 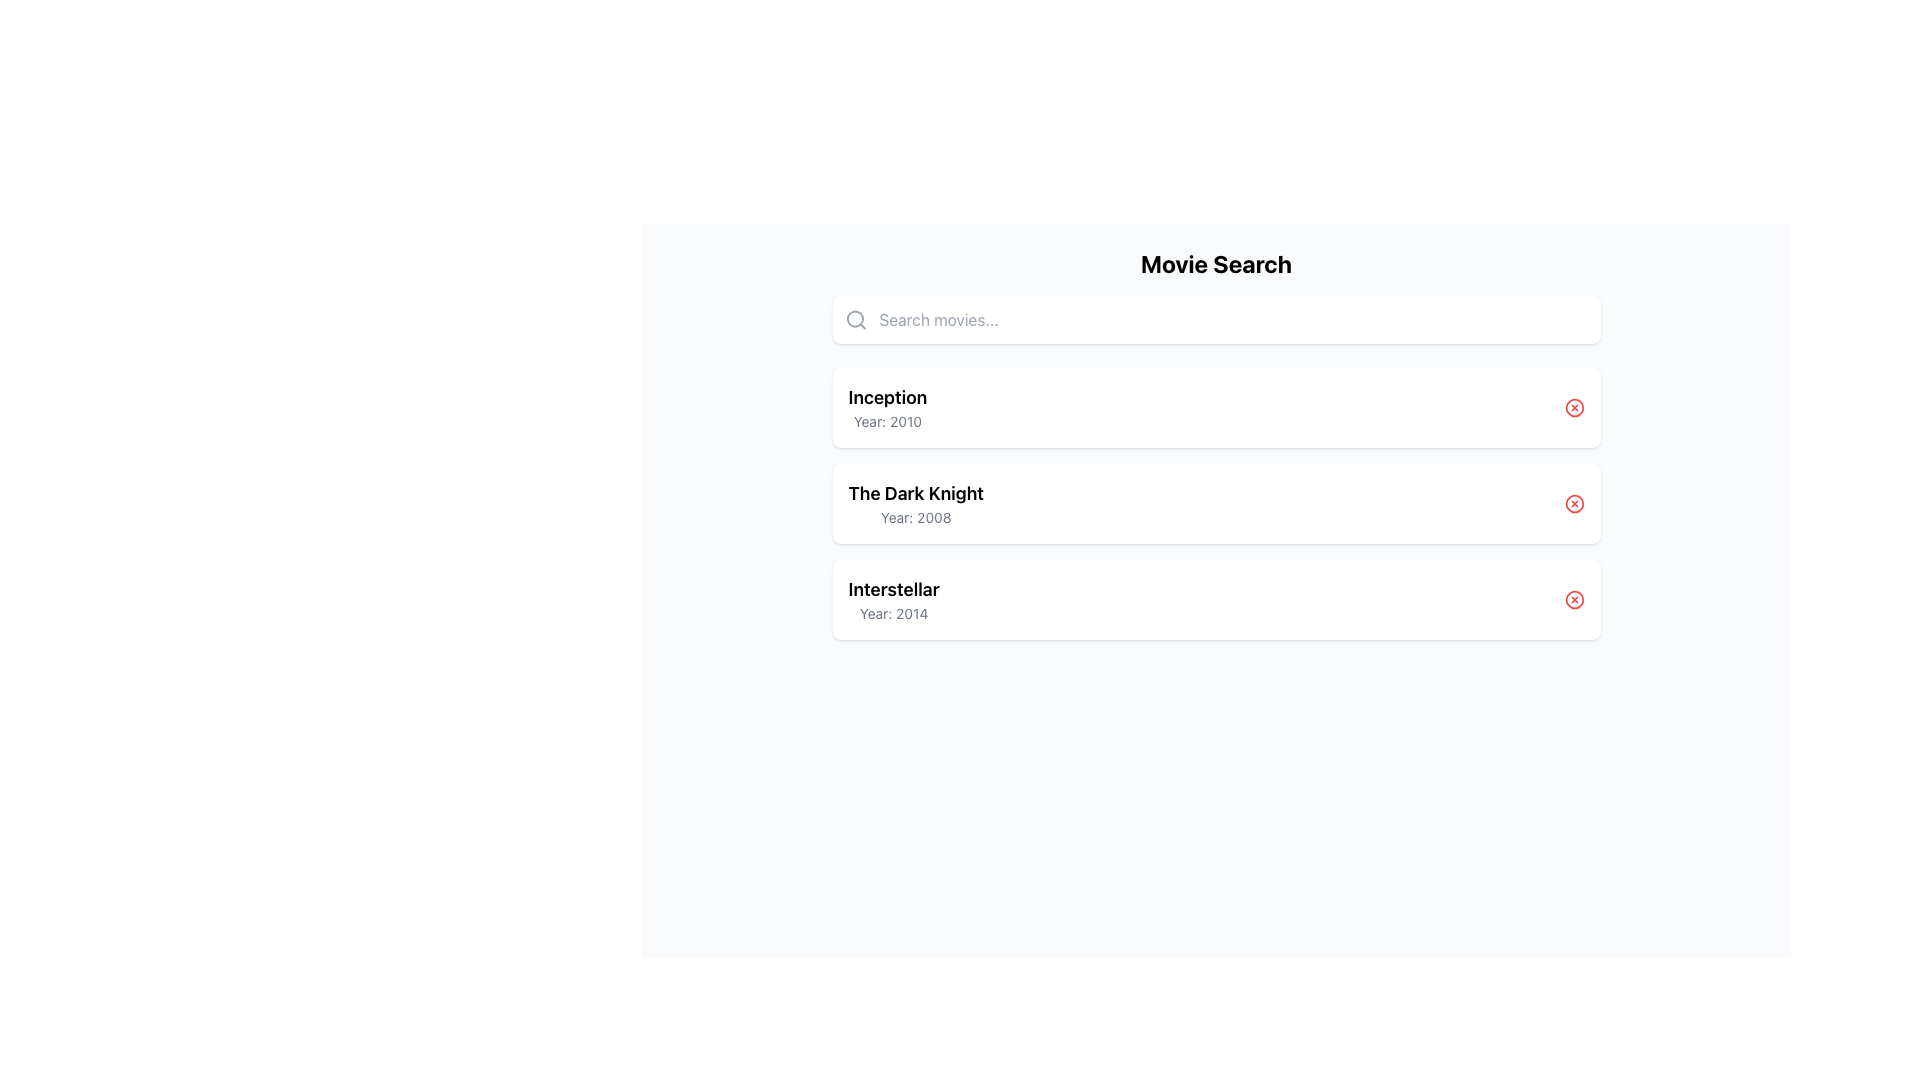 I want to click on the search icon located at the start of the search bar in the 'Movie Search' interface, which serves as a visual indicator for search actions, so click(x=855, y=319).